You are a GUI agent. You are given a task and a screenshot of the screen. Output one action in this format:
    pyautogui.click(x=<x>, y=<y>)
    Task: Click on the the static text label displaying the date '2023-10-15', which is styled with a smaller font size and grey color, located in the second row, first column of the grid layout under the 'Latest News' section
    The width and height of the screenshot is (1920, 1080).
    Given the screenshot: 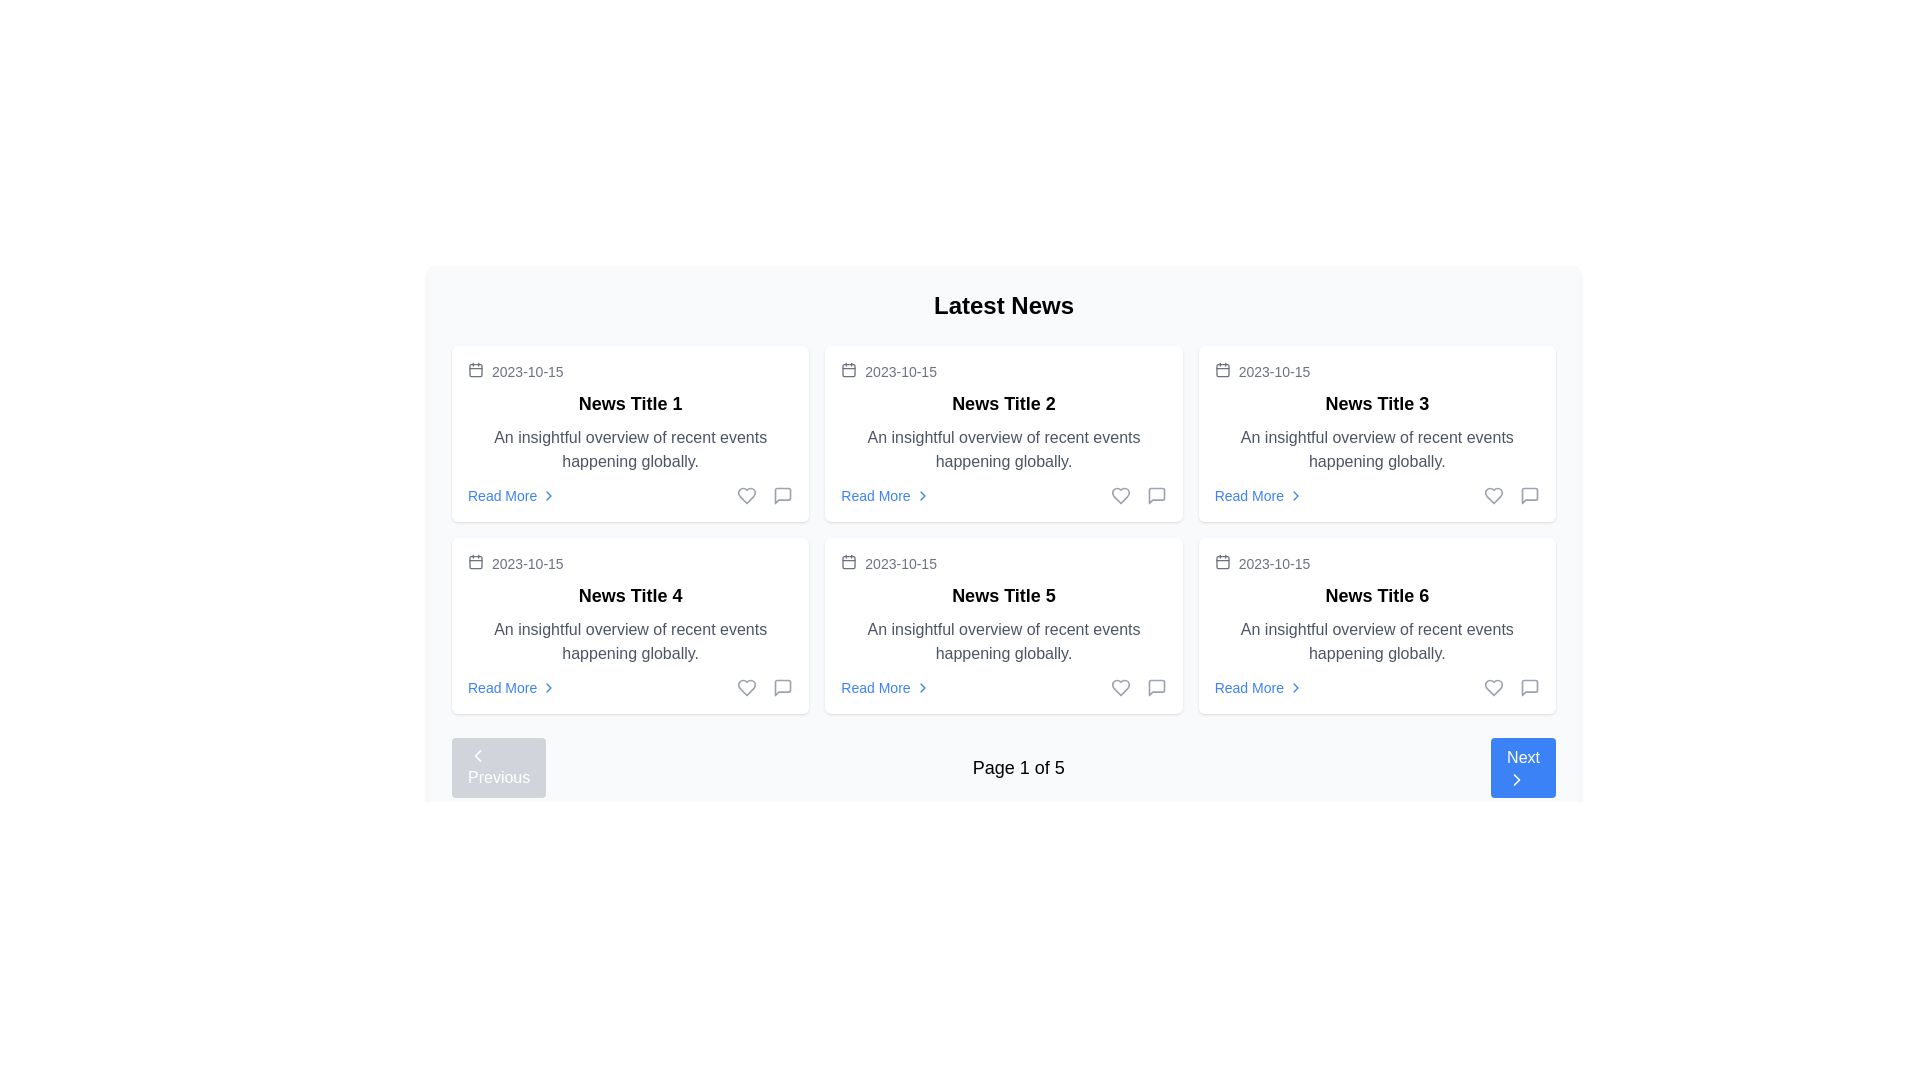 What is the action you would take?
    pyautogui.click(x=527, y=563)
    